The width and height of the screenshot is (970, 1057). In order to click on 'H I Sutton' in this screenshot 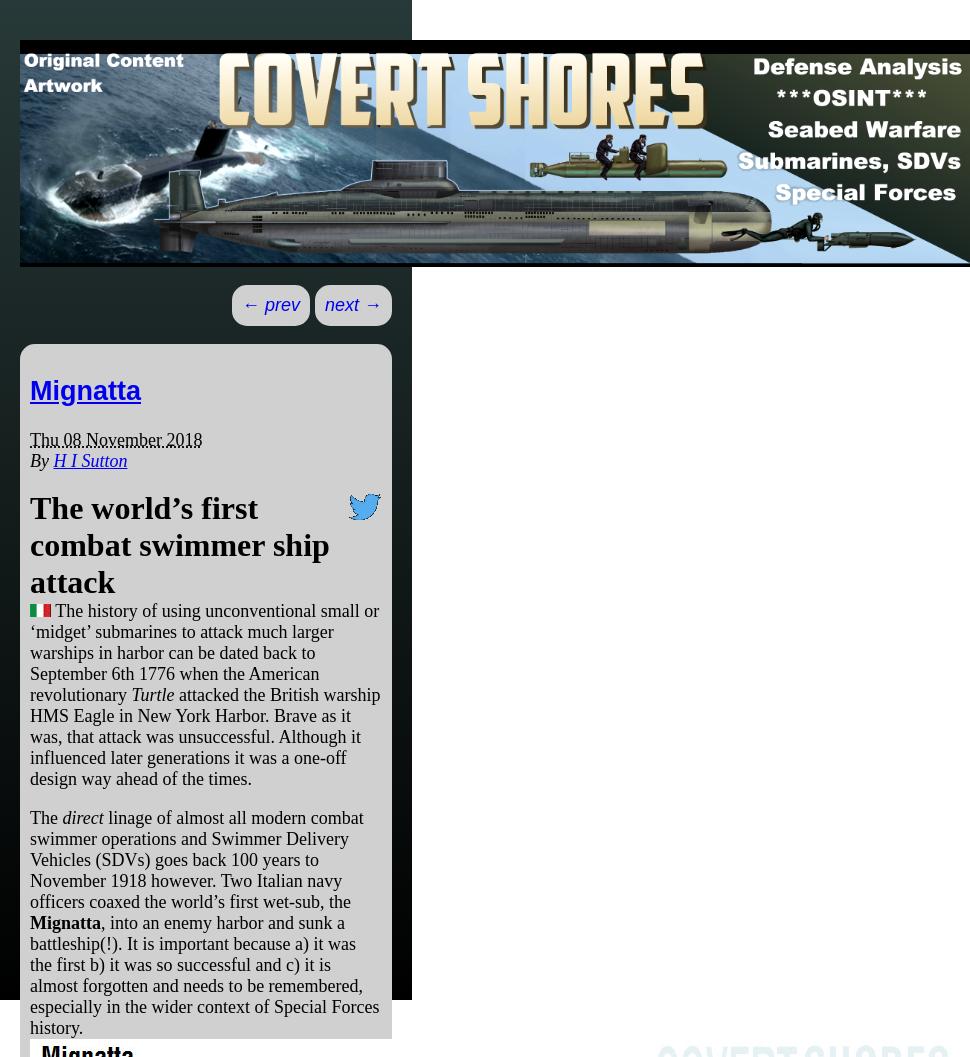, I will do `click(89, 460)`.